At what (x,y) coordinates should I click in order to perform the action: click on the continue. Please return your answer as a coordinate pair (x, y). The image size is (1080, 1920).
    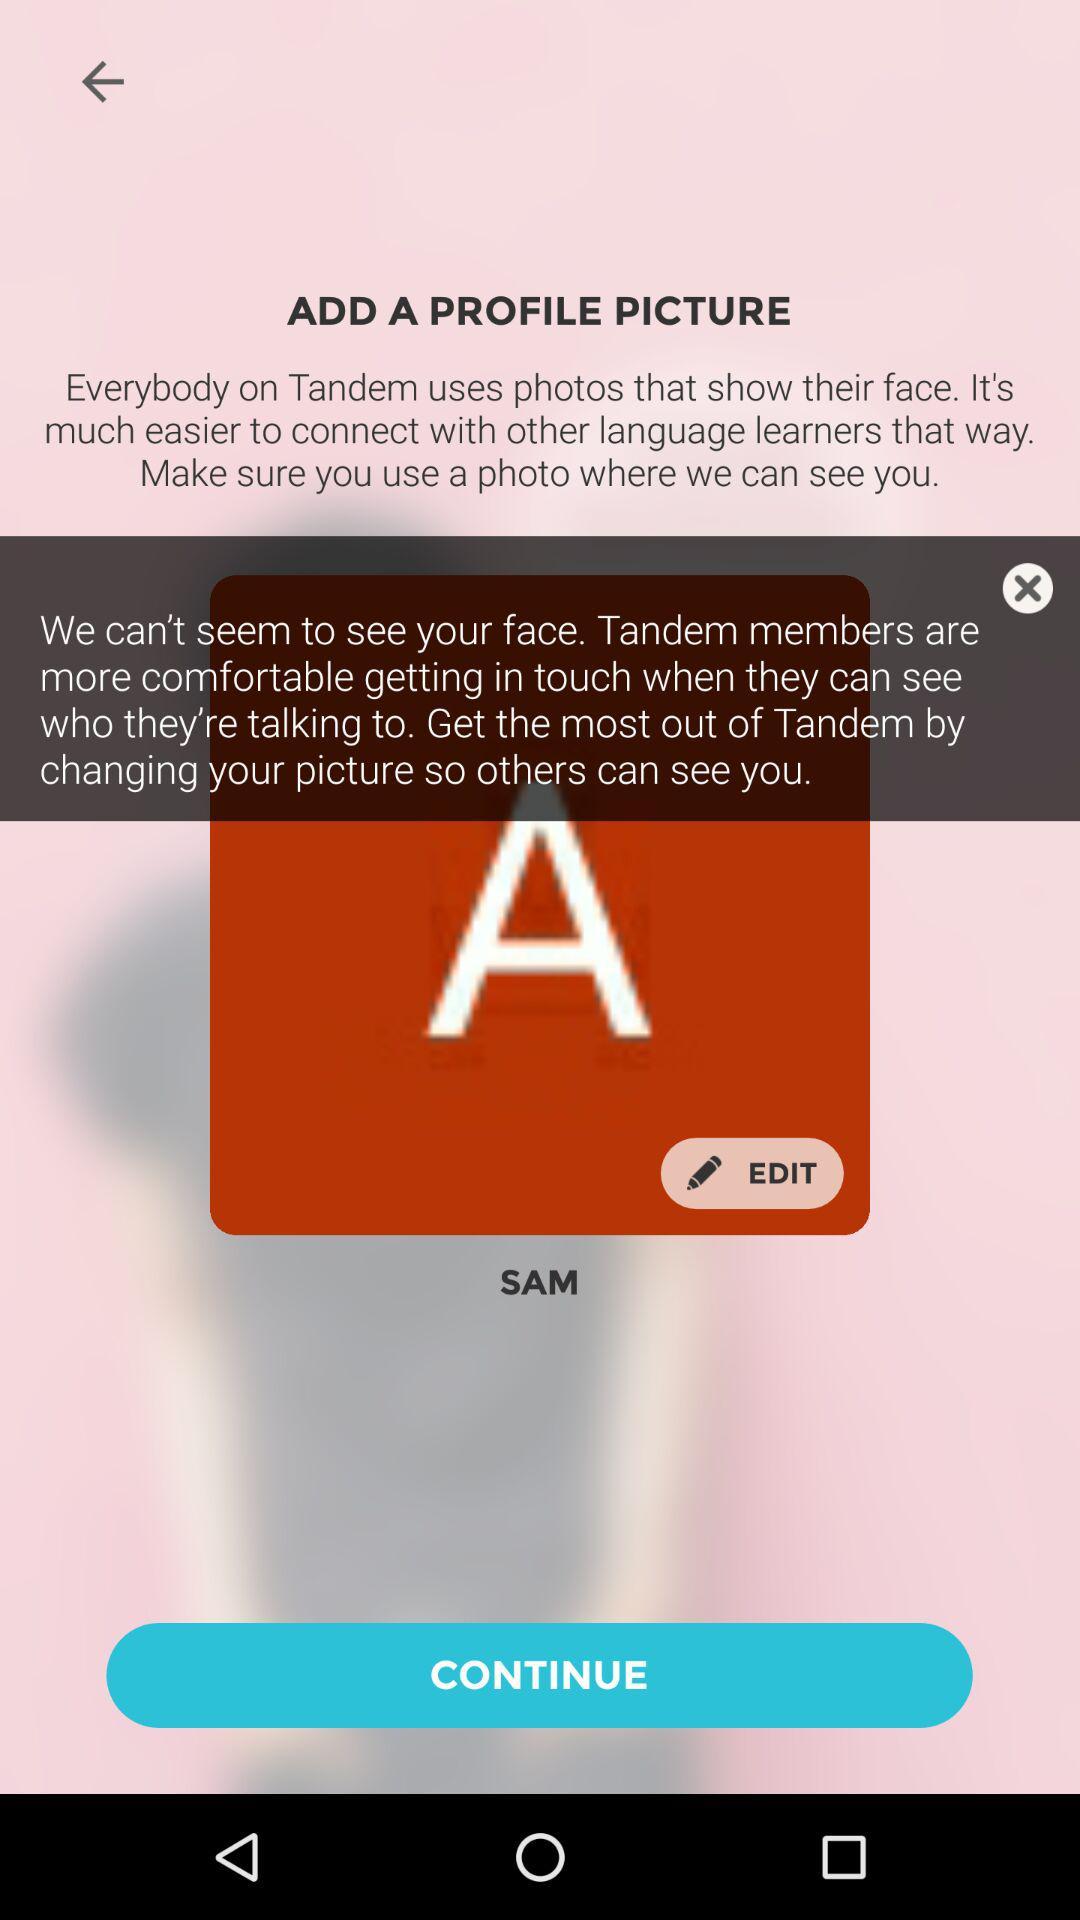
    Looking at the image, I should click on (538, 1675).